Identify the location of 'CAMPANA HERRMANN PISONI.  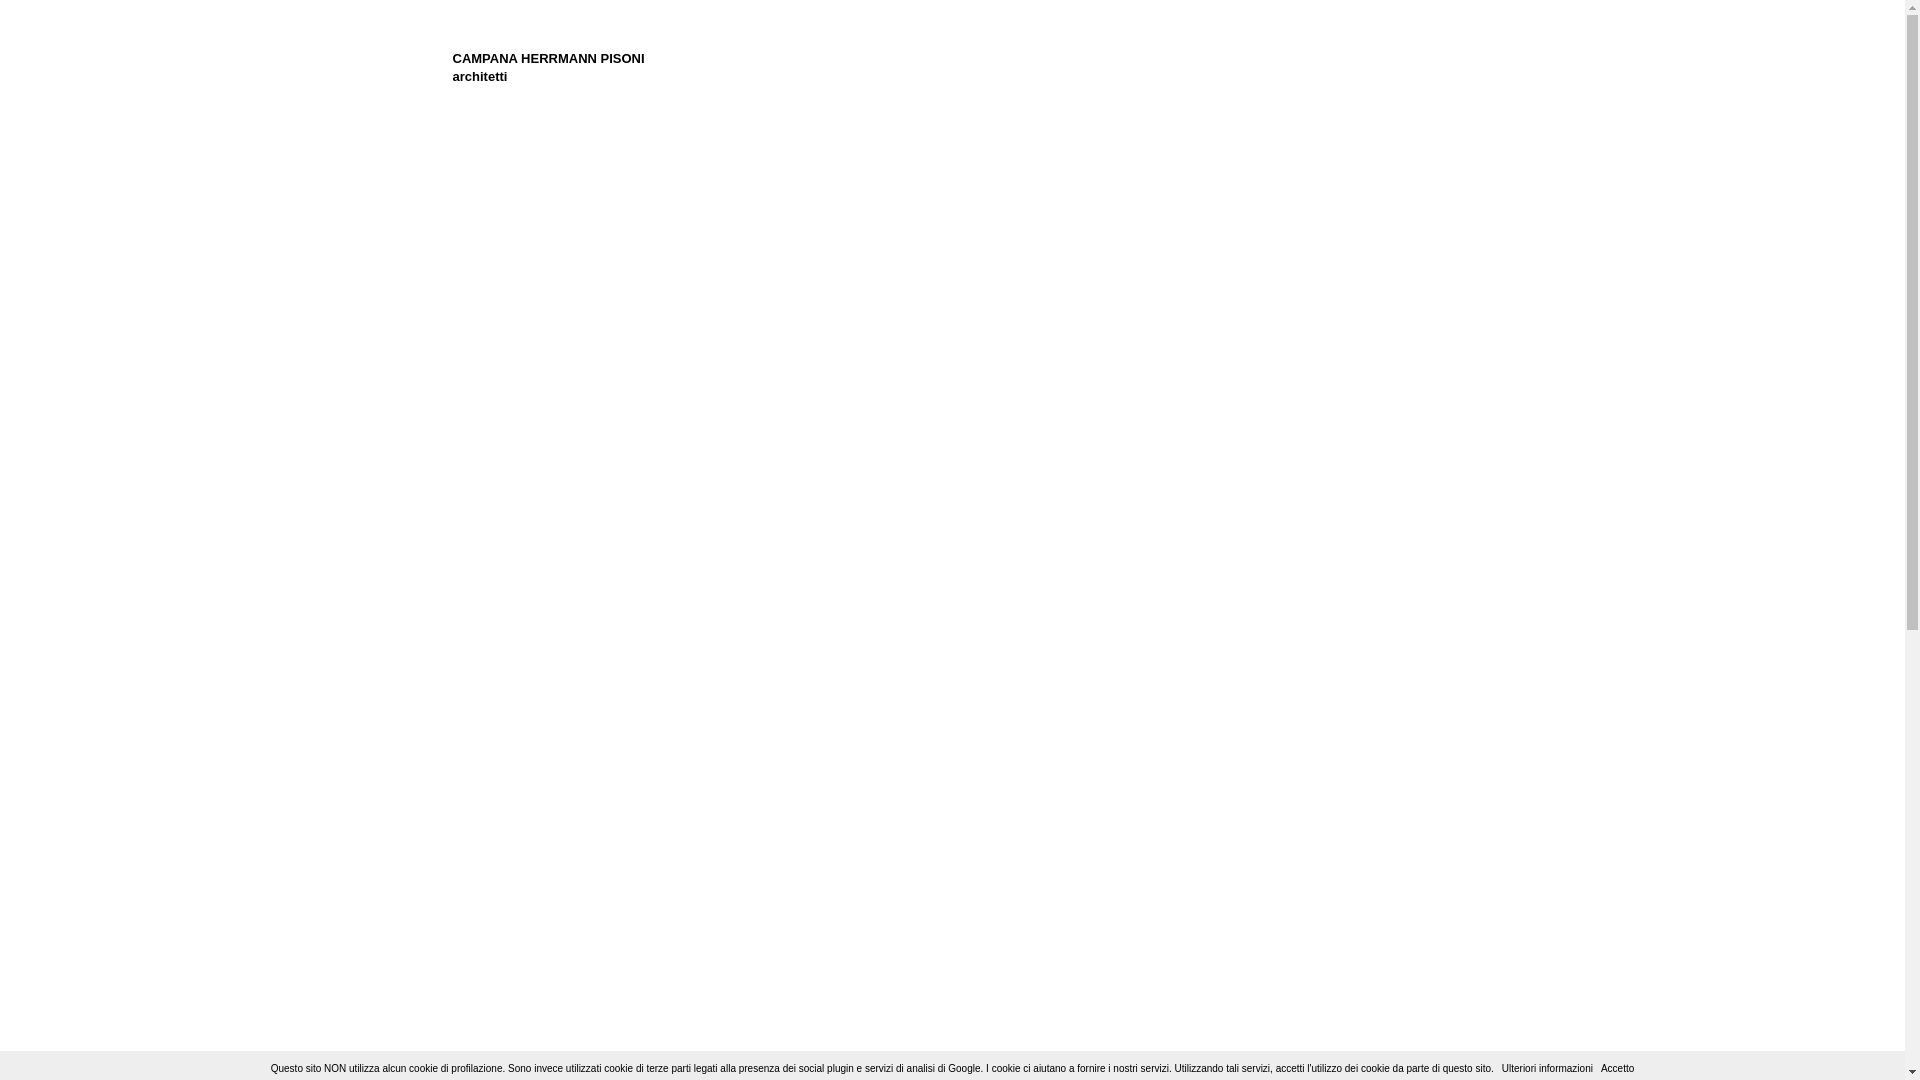
(450, 66).